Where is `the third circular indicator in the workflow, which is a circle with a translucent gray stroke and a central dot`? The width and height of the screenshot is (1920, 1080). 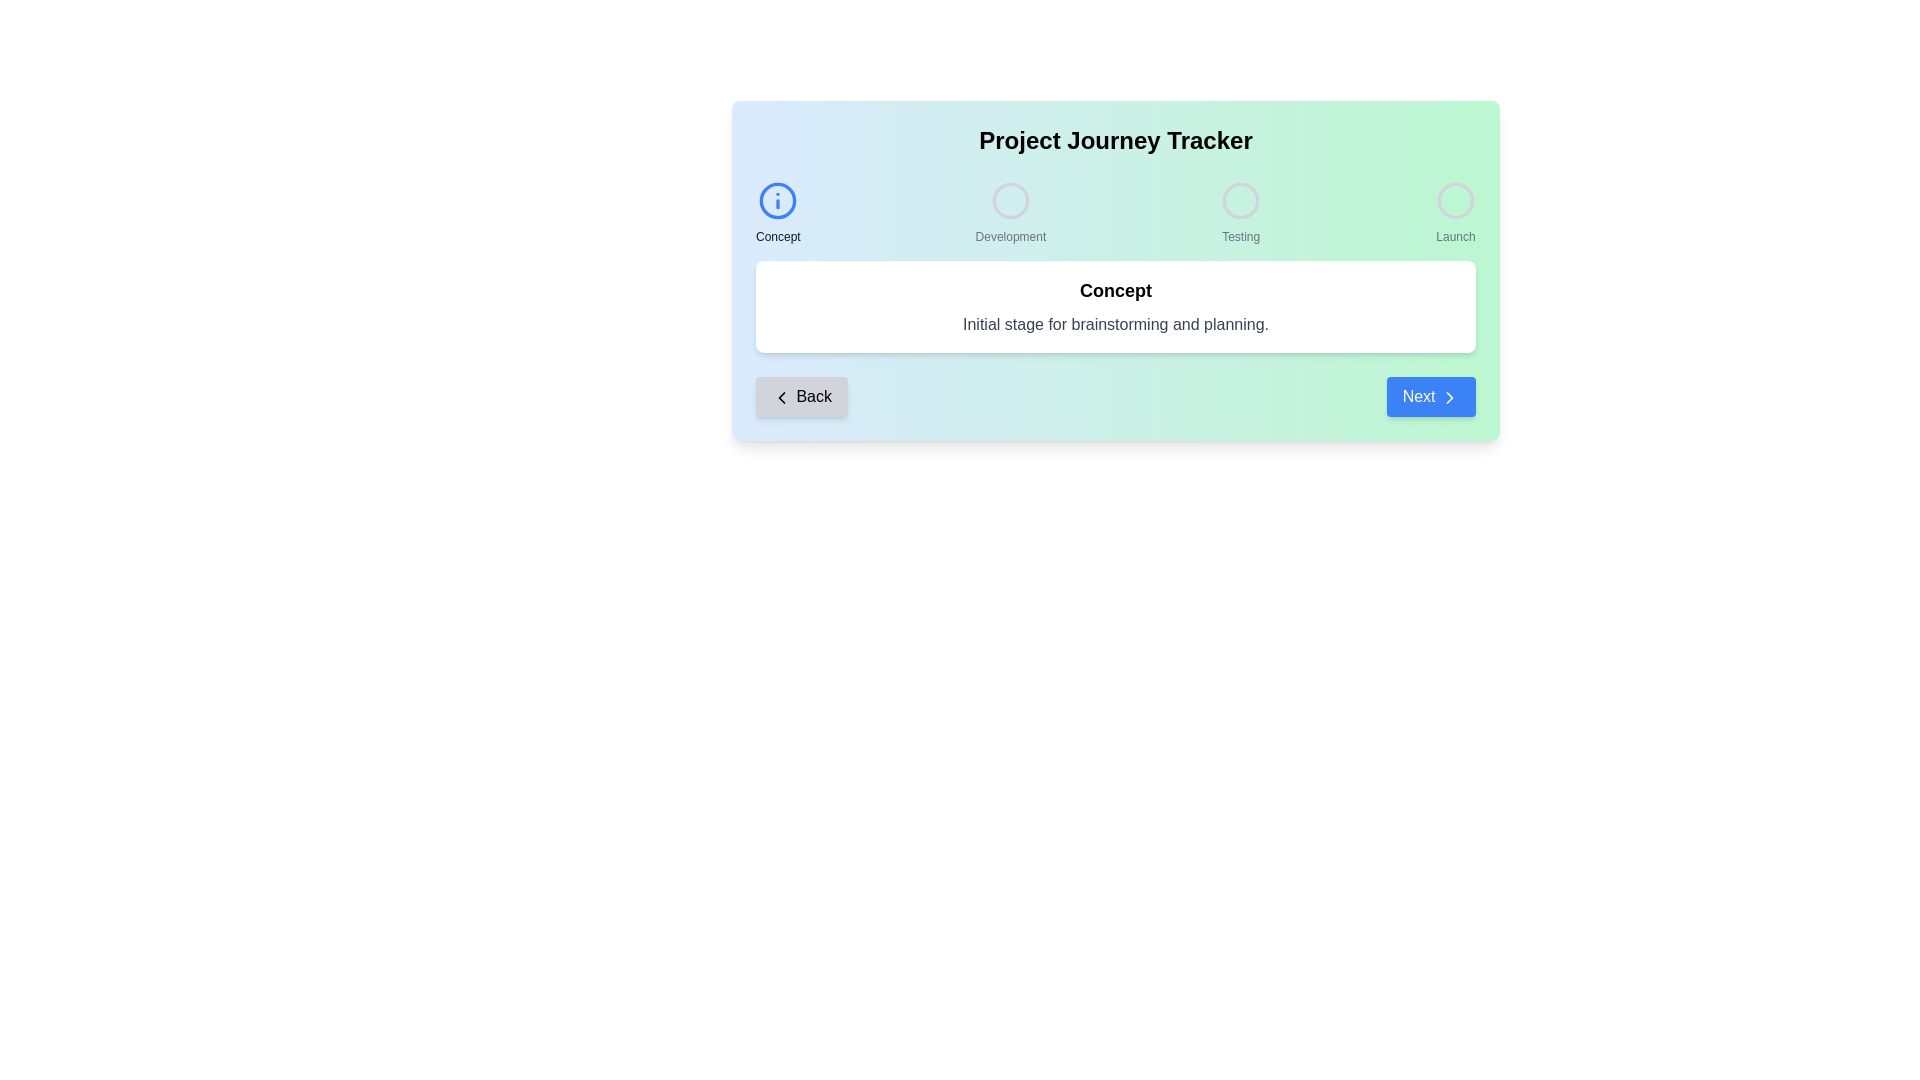 the third circular indicator in the workflow, which is a circle with a translucent gray stroke and a central dot is located at coordinates (1240, 200).